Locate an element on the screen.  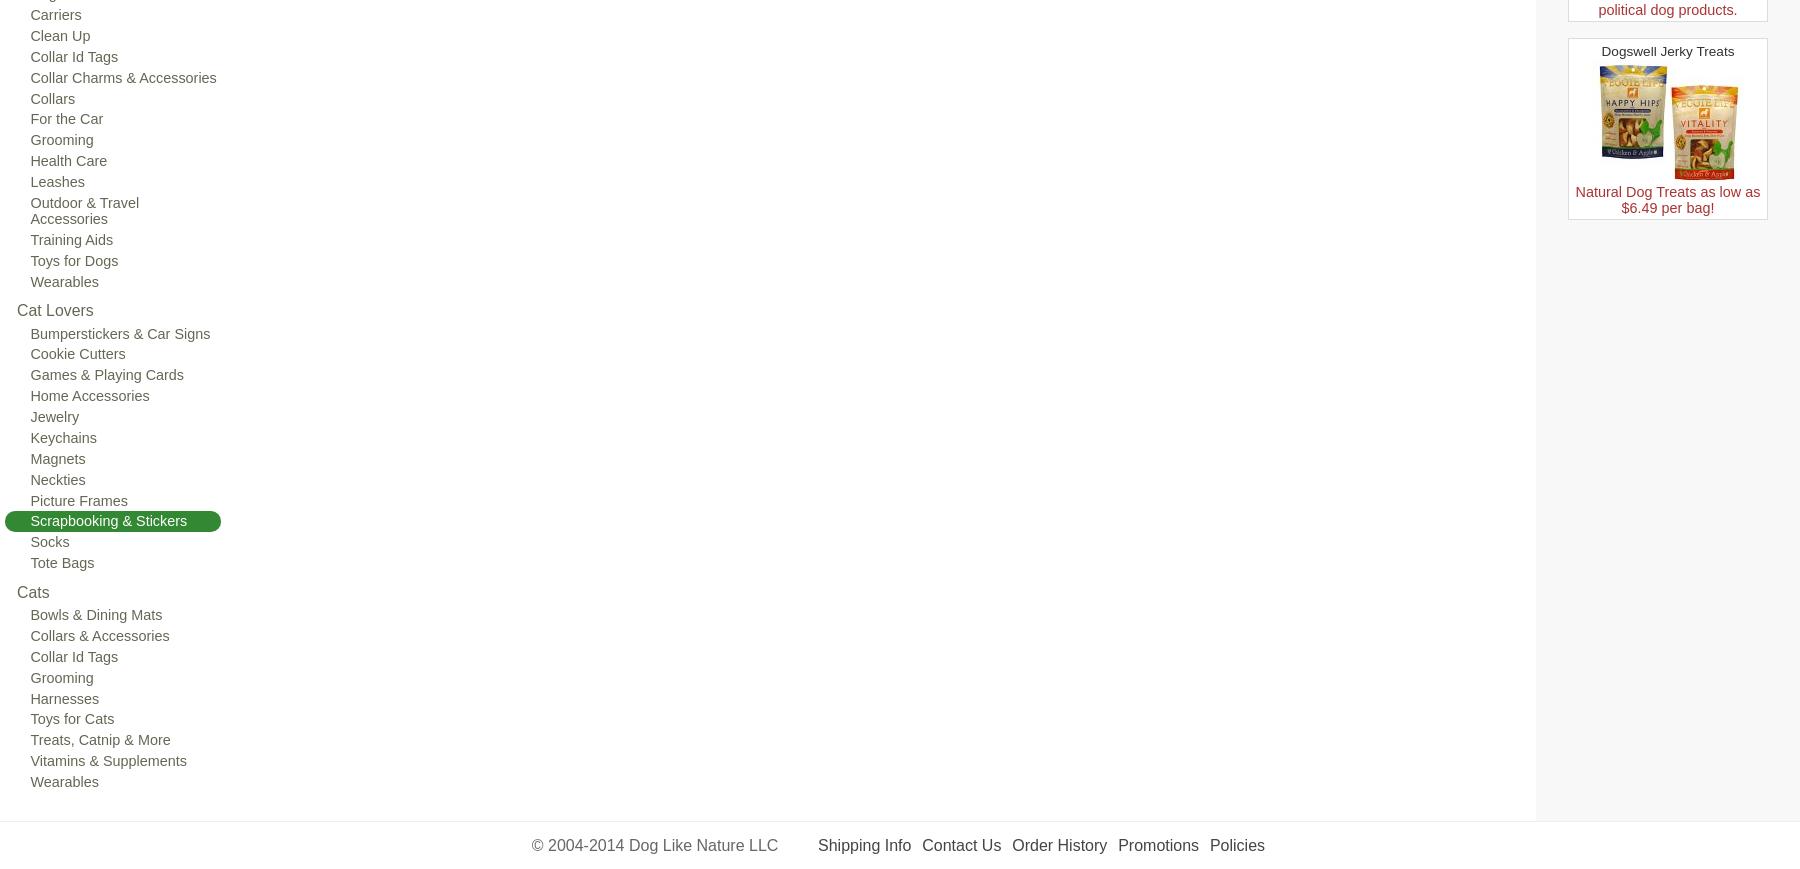
'For the Car' is located at coordinates (29, 117).